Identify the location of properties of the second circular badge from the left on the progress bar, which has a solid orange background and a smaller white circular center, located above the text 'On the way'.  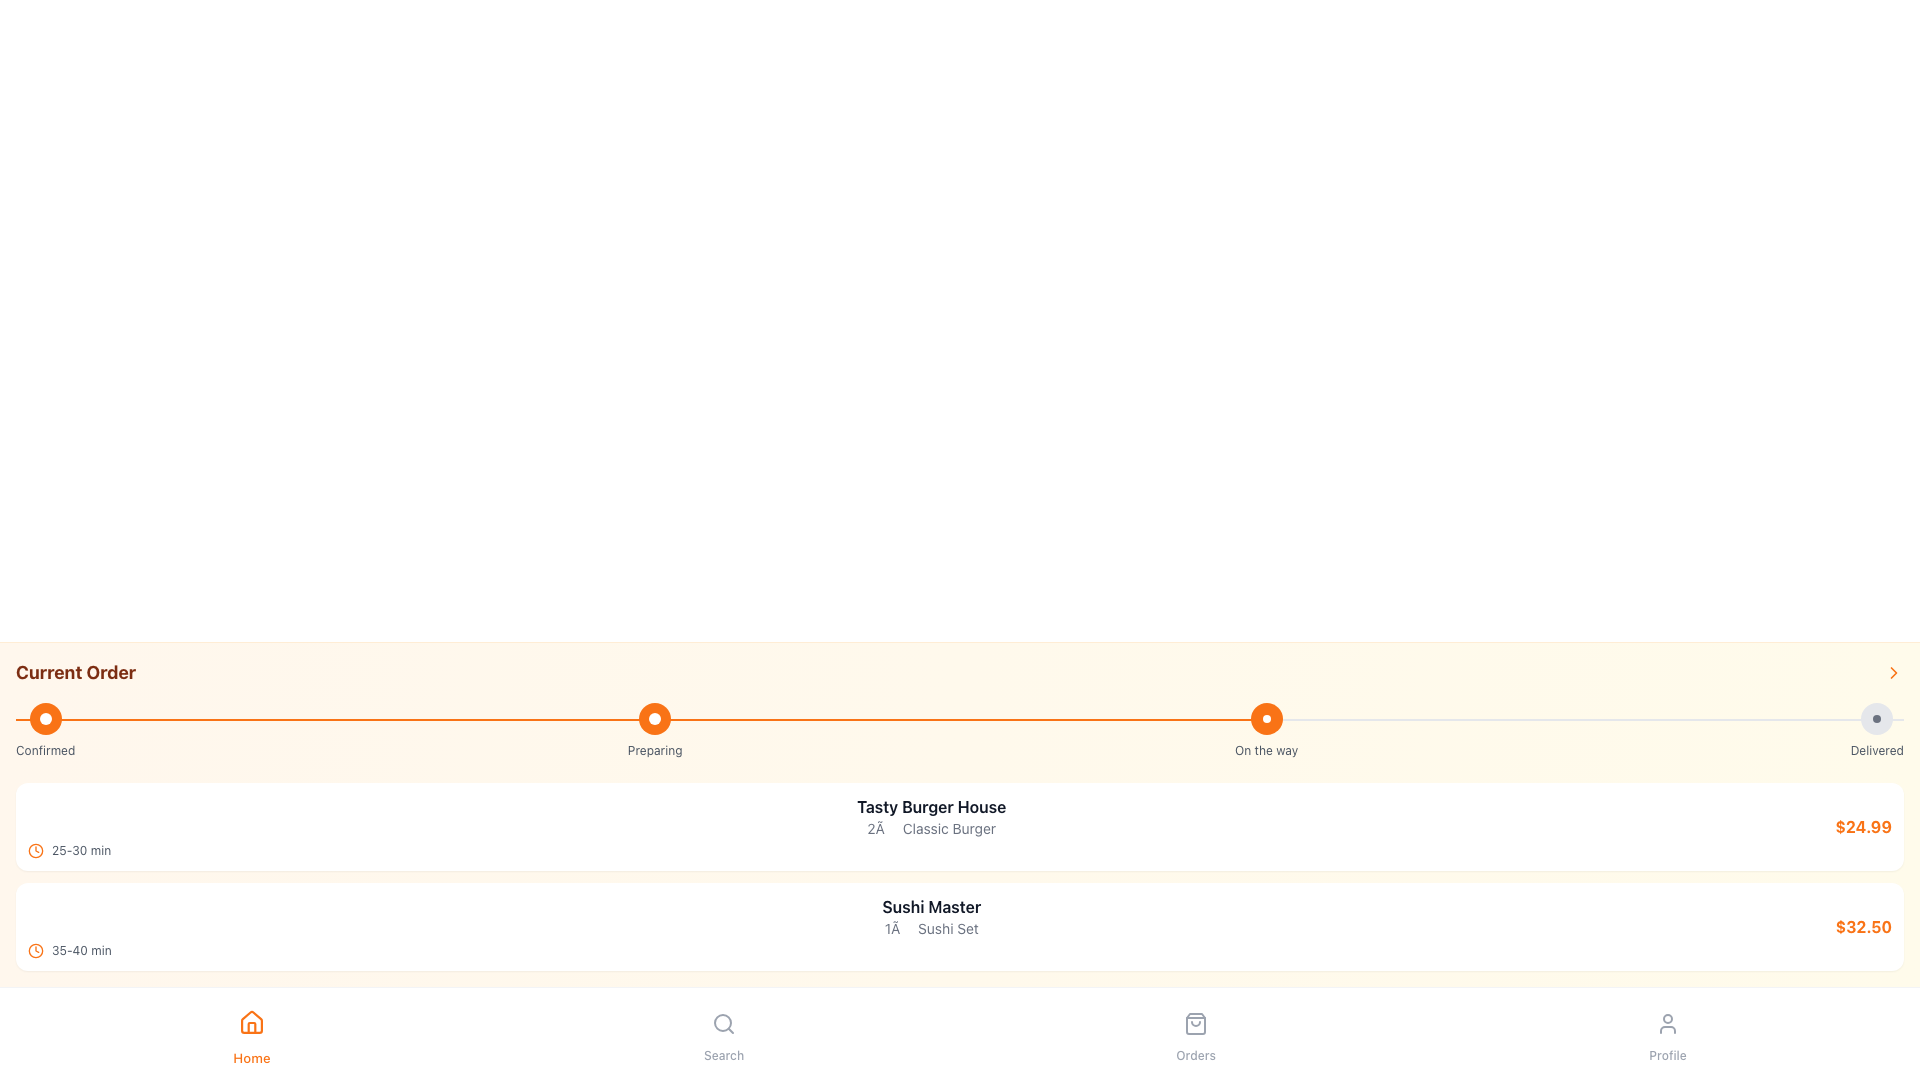
(1265, 717).